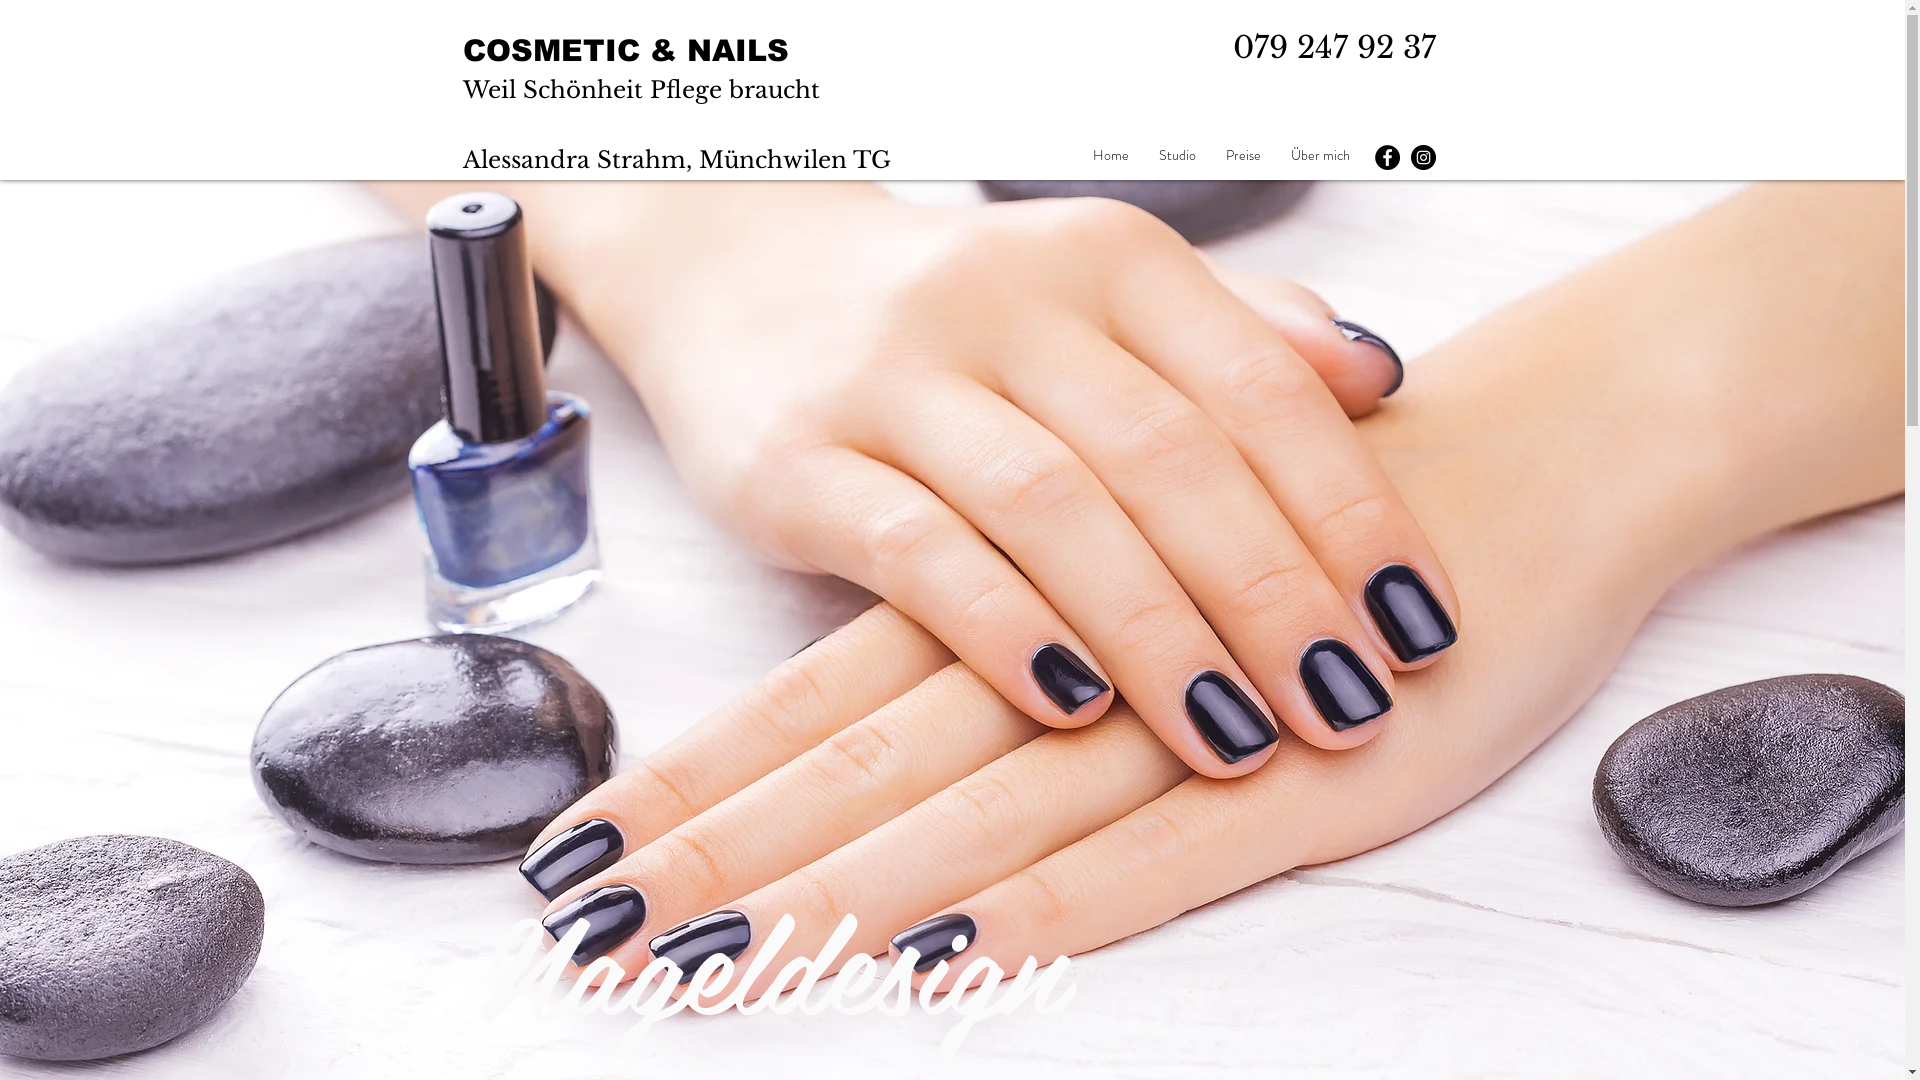 Image resolution: width=1920 pixels, height=1080 pixels. Describe the element at coordinates (1143, 154) in the screenshot. I see `'Studio'` at that location.